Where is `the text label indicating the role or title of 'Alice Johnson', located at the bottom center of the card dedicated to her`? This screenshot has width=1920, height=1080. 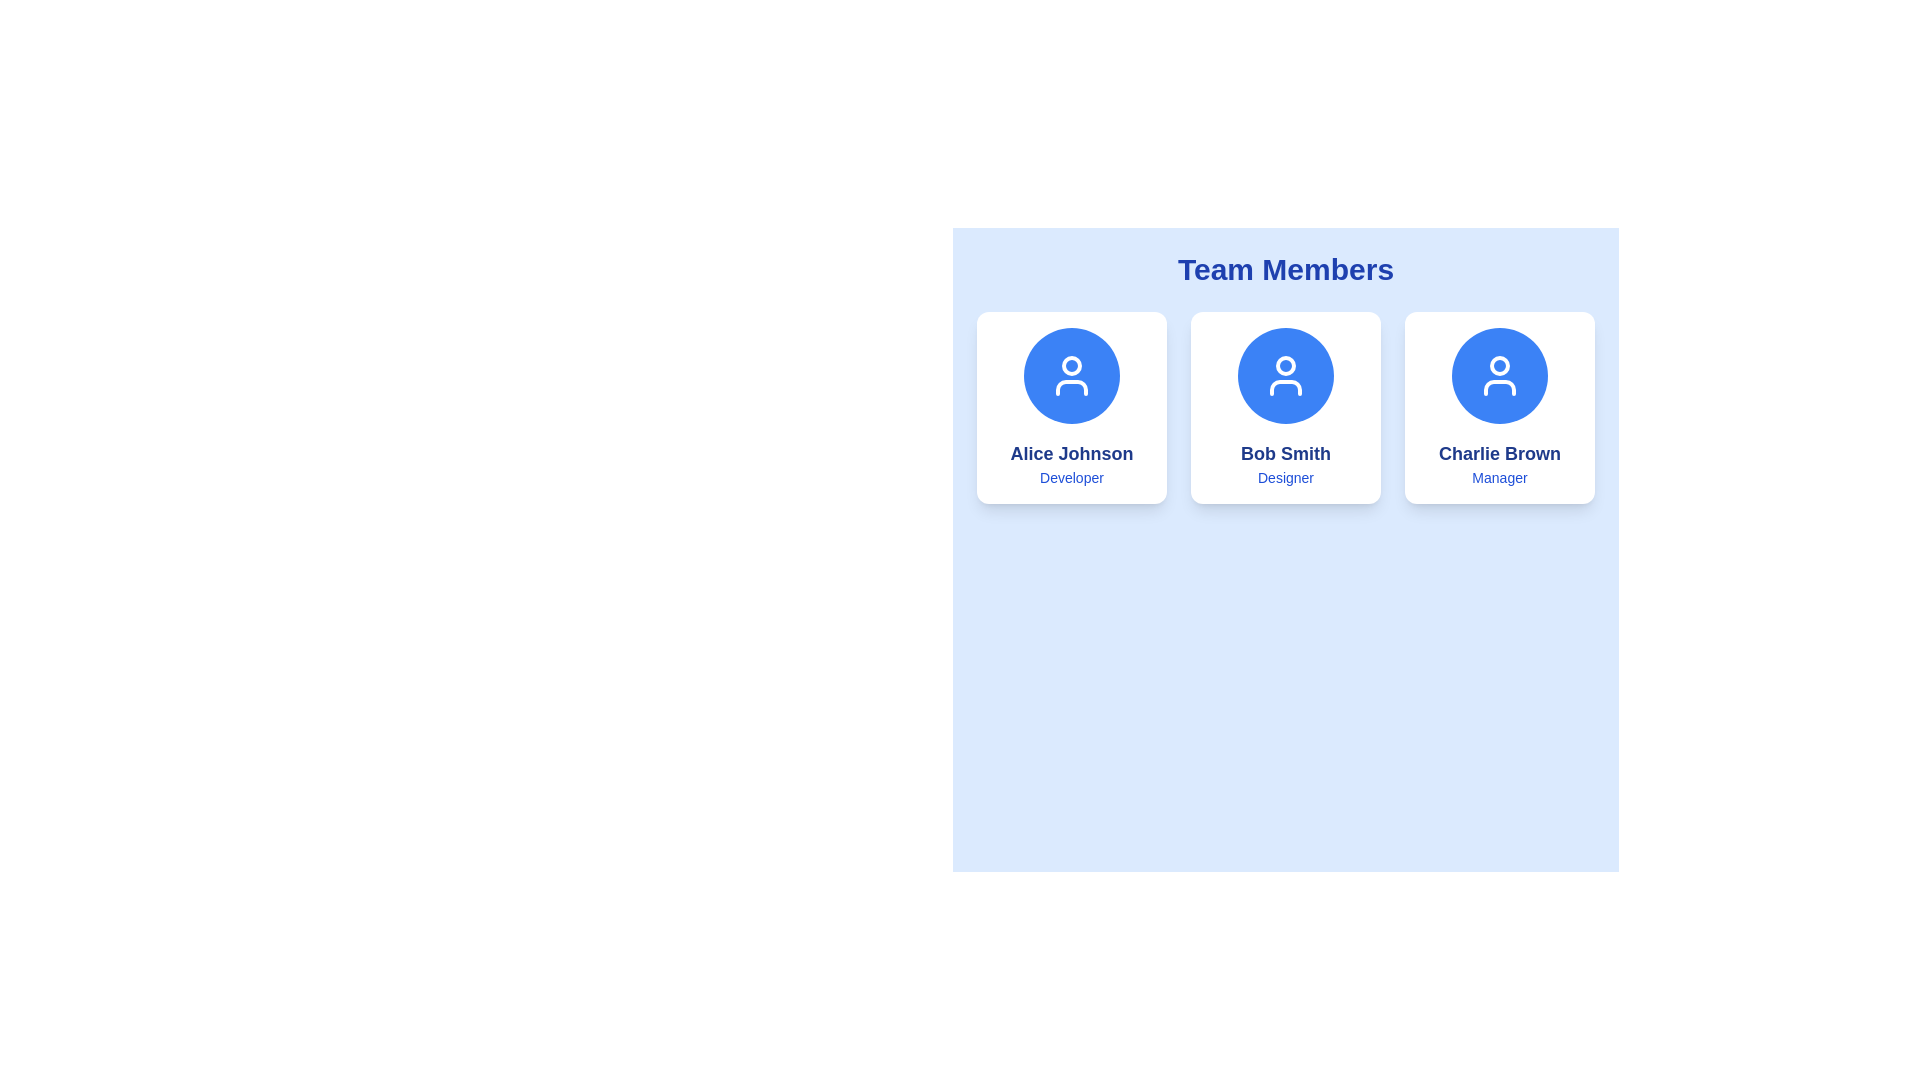
the text label indicating the role or title of 'Alice Johnson', located at the bottom center of the card dedicated to her is located at coordinates (1070, 478).